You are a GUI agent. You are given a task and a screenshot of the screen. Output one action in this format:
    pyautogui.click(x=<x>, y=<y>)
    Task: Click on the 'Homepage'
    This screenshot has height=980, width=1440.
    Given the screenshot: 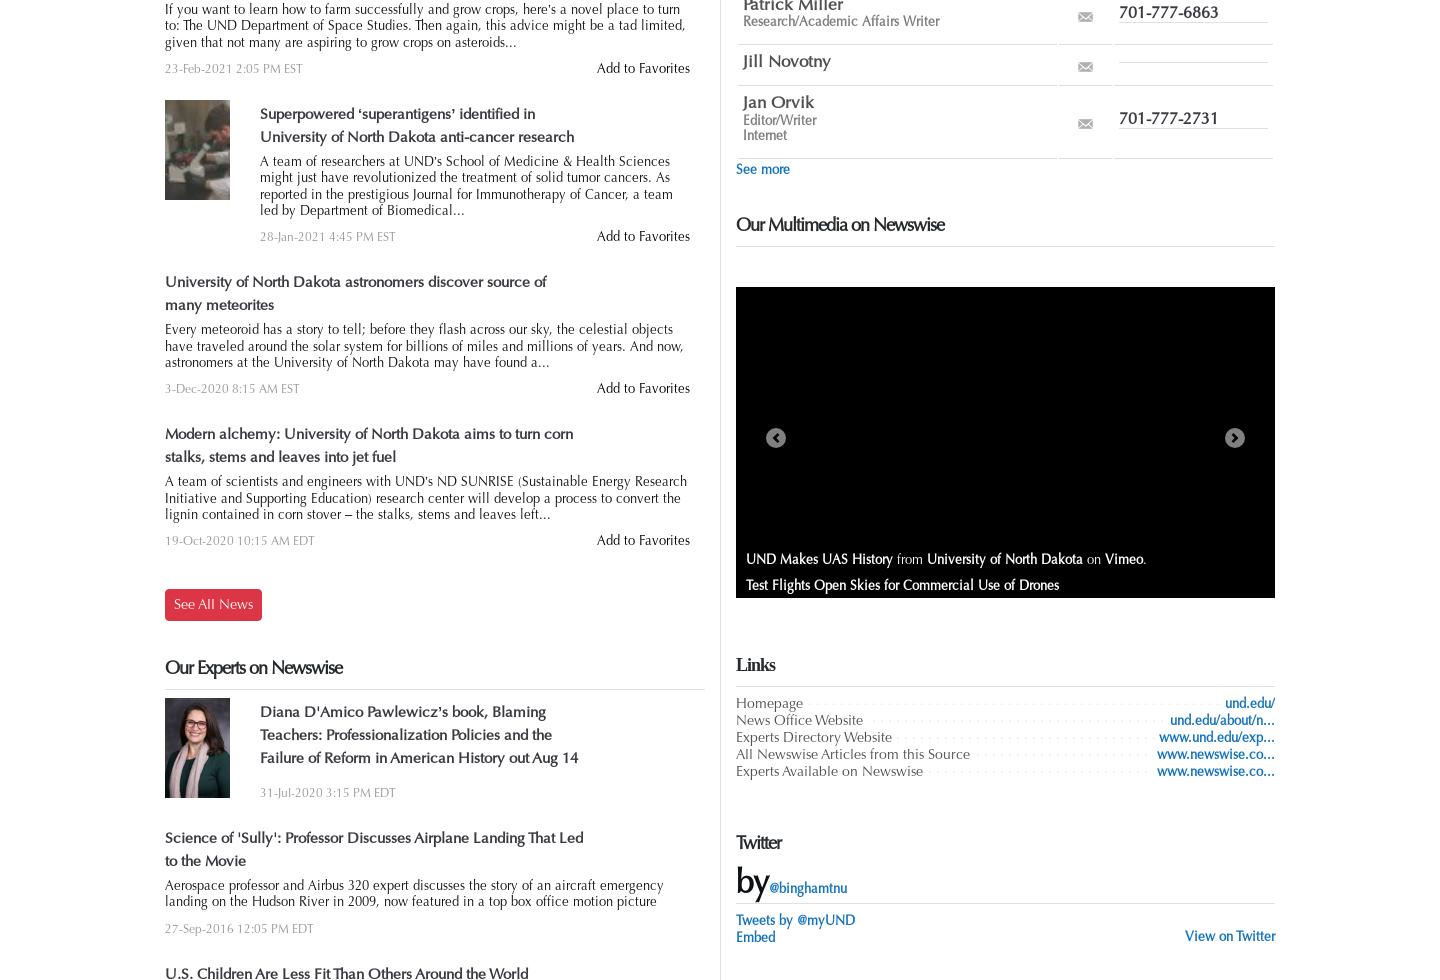 What is the action you would take?
    pyautogui.click(x=768, y=703)
    